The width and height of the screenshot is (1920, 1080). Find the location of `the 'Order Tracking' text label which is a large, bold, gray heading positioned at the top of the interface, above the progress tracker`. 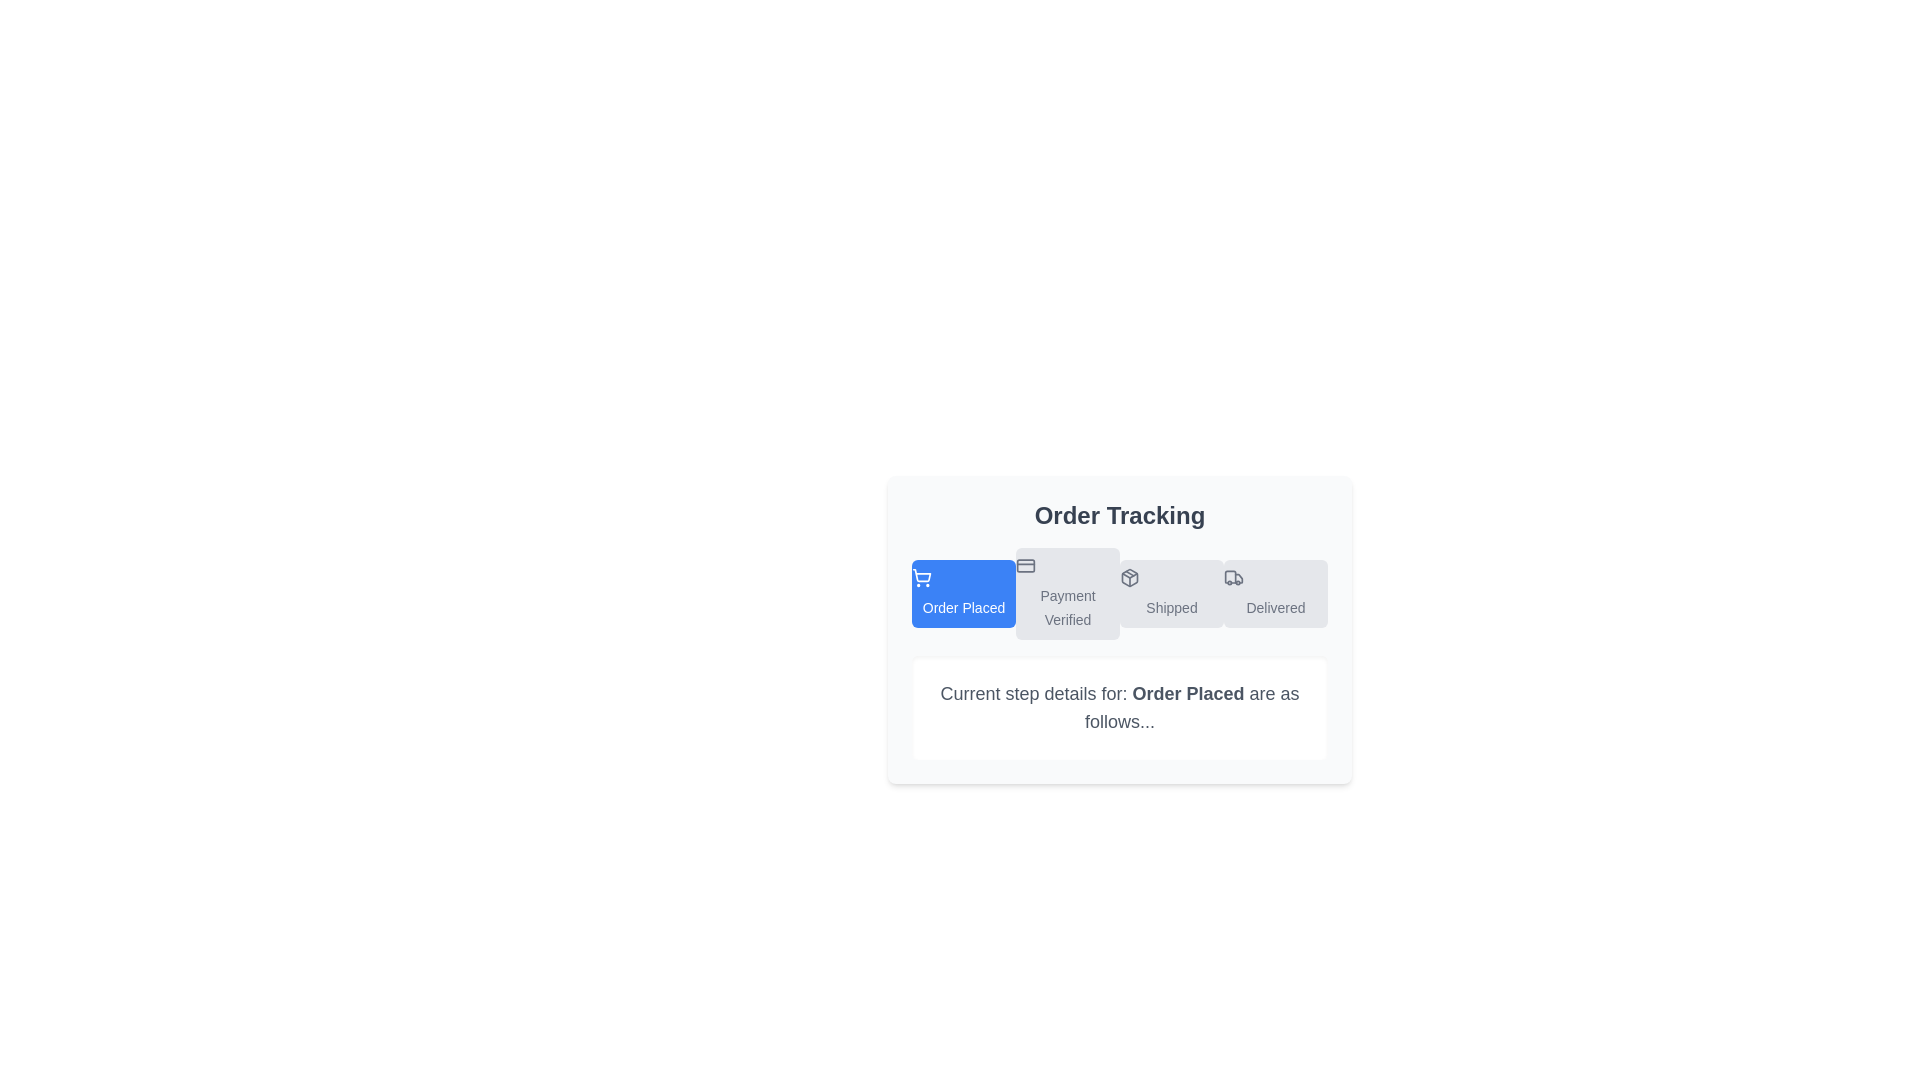

the 'Order Tracking' text label which is a large, bold, gray heading positioned at the top of the interface, above the progress tracker is located at coordinates (1118, 515).